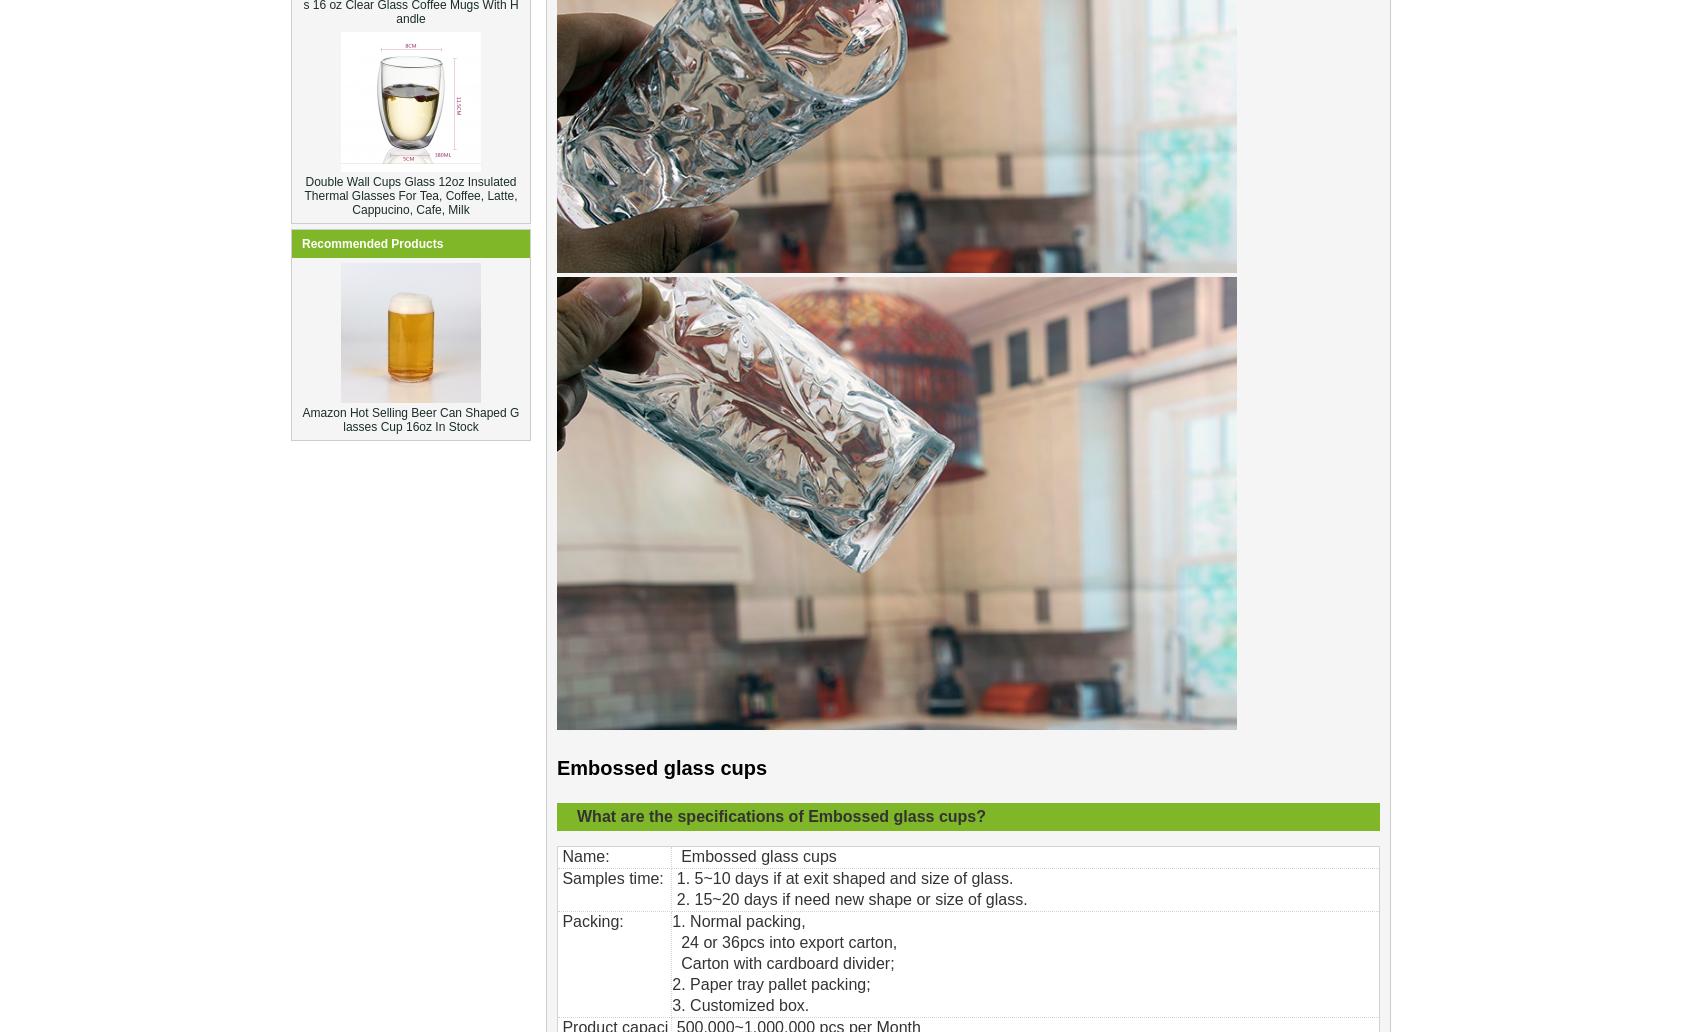  I want to click on '1. 5~10 days if at exit shaped and size of glass.', so click(841, 878).